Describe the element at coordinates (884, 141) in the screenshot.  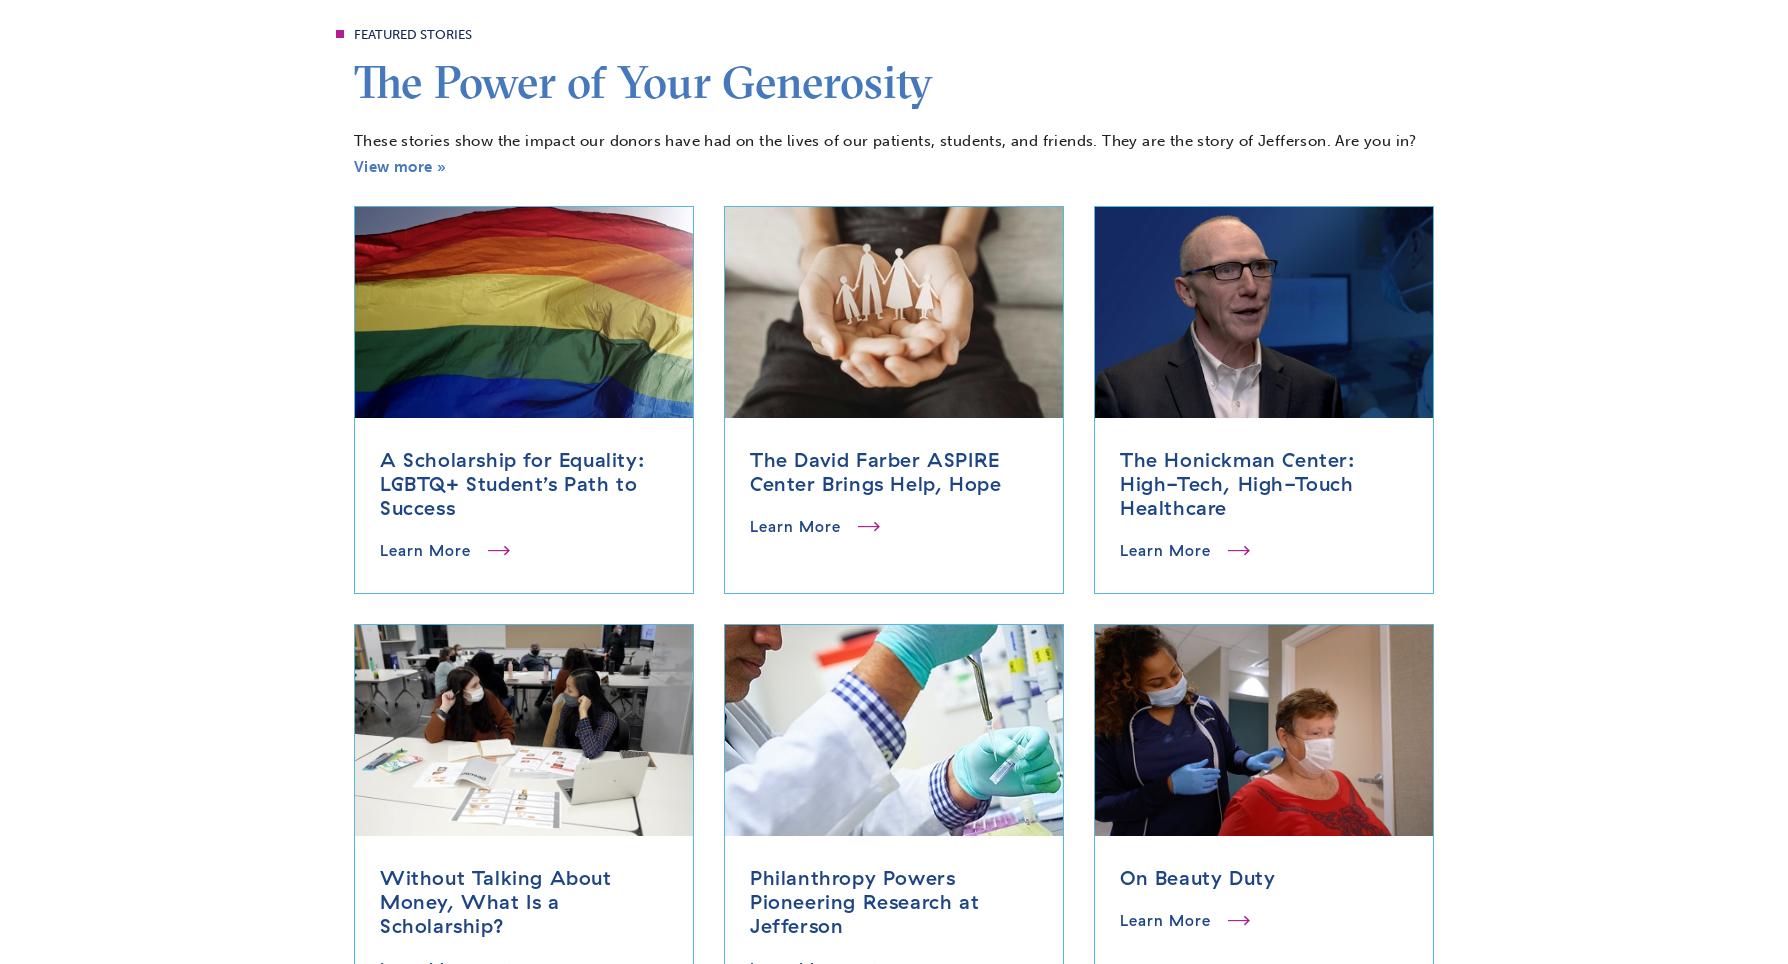
I see `'These stories show the impact our donors have had on the lives of our patients, students, and friends. They are the story of Jefferson. Are you in?'` at that location.